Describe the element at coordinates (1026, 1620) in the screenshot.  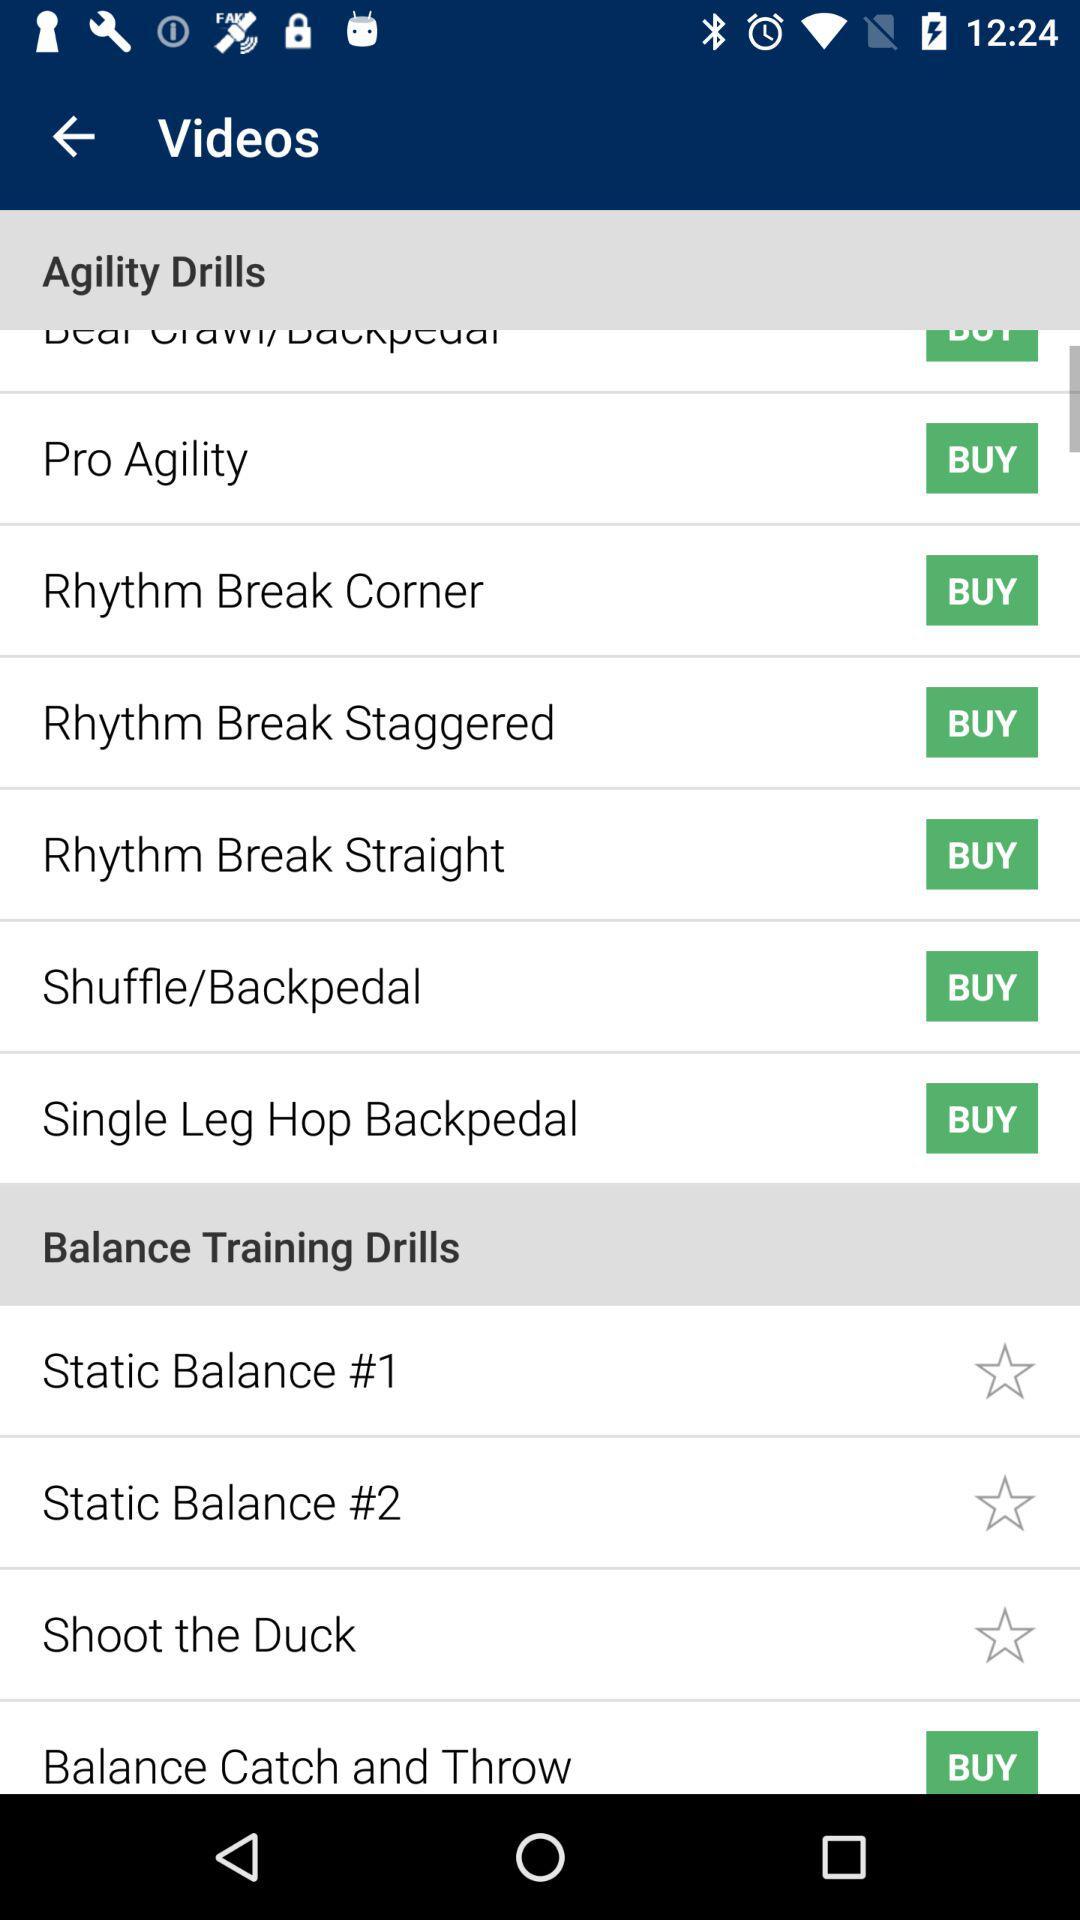
I see `option` at that location.